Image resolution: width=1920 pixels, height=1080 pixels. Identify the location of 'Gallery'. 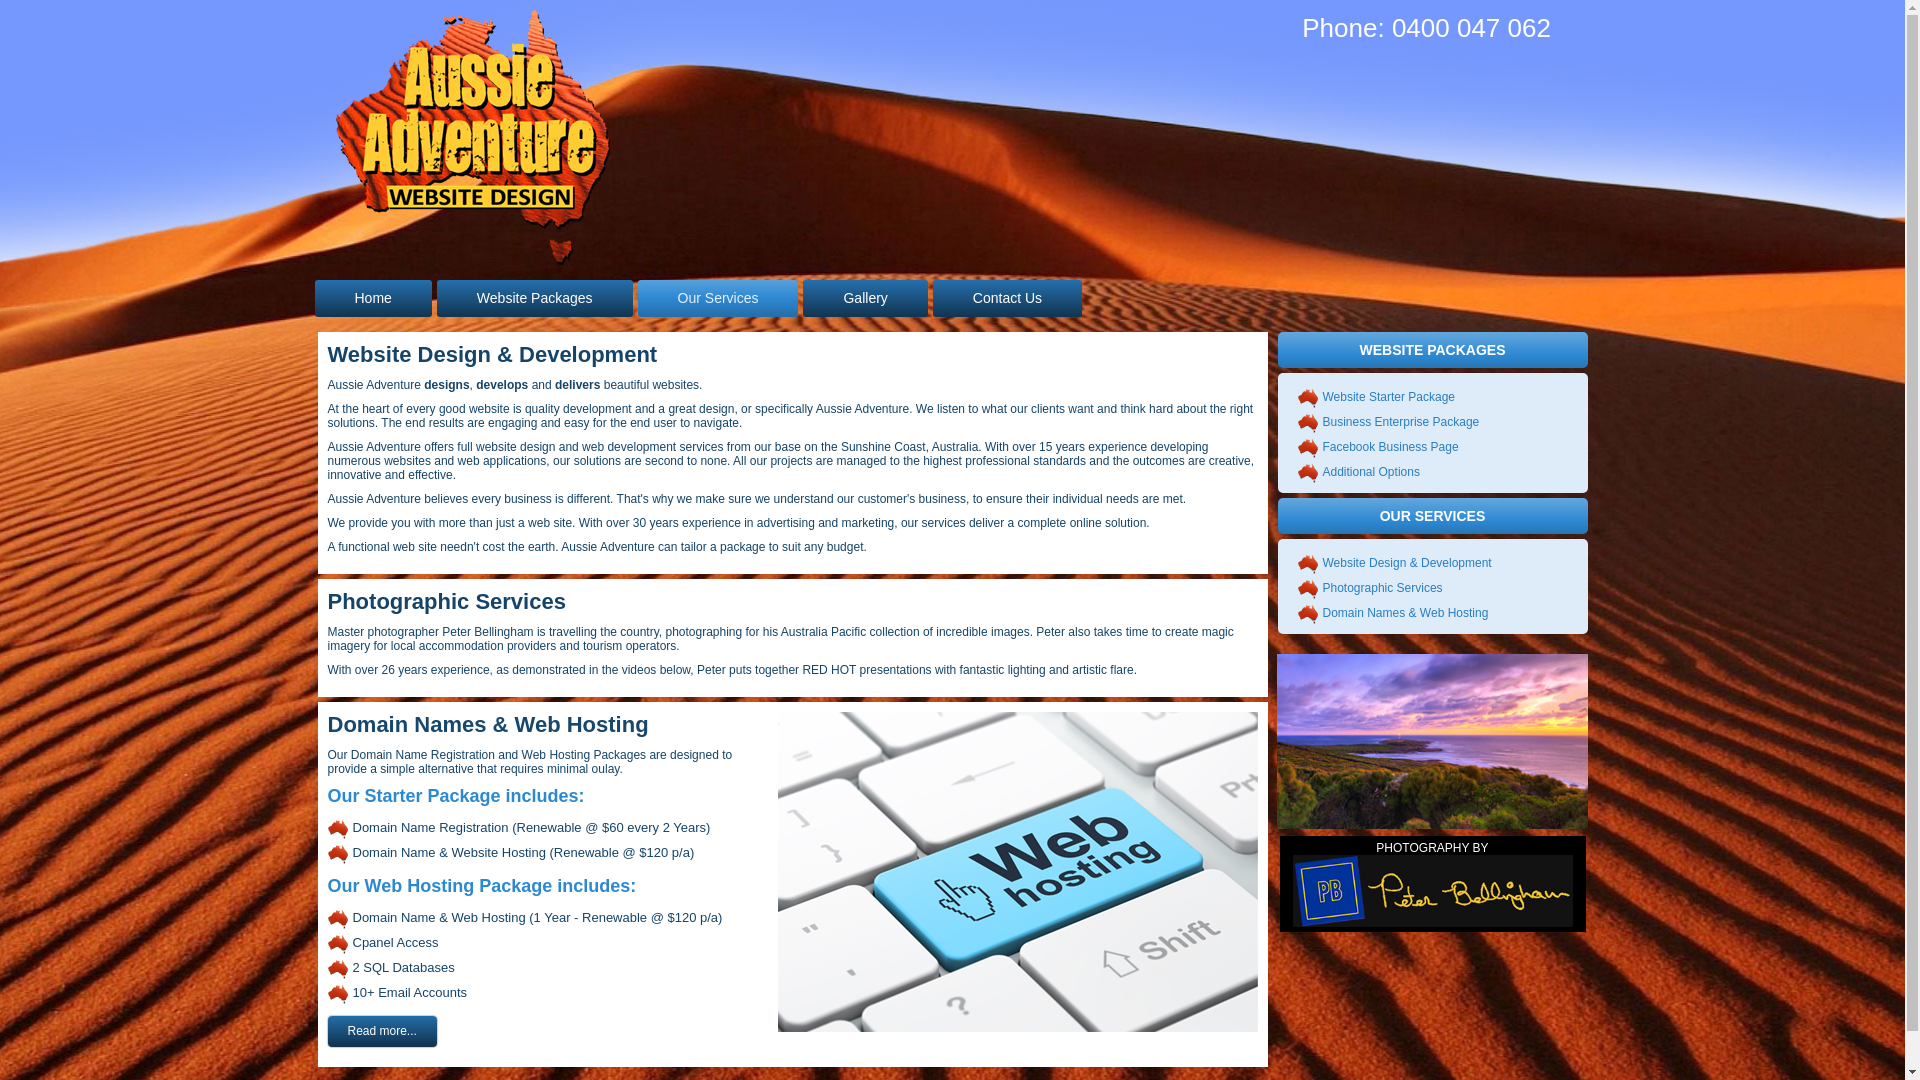
(864, 298).